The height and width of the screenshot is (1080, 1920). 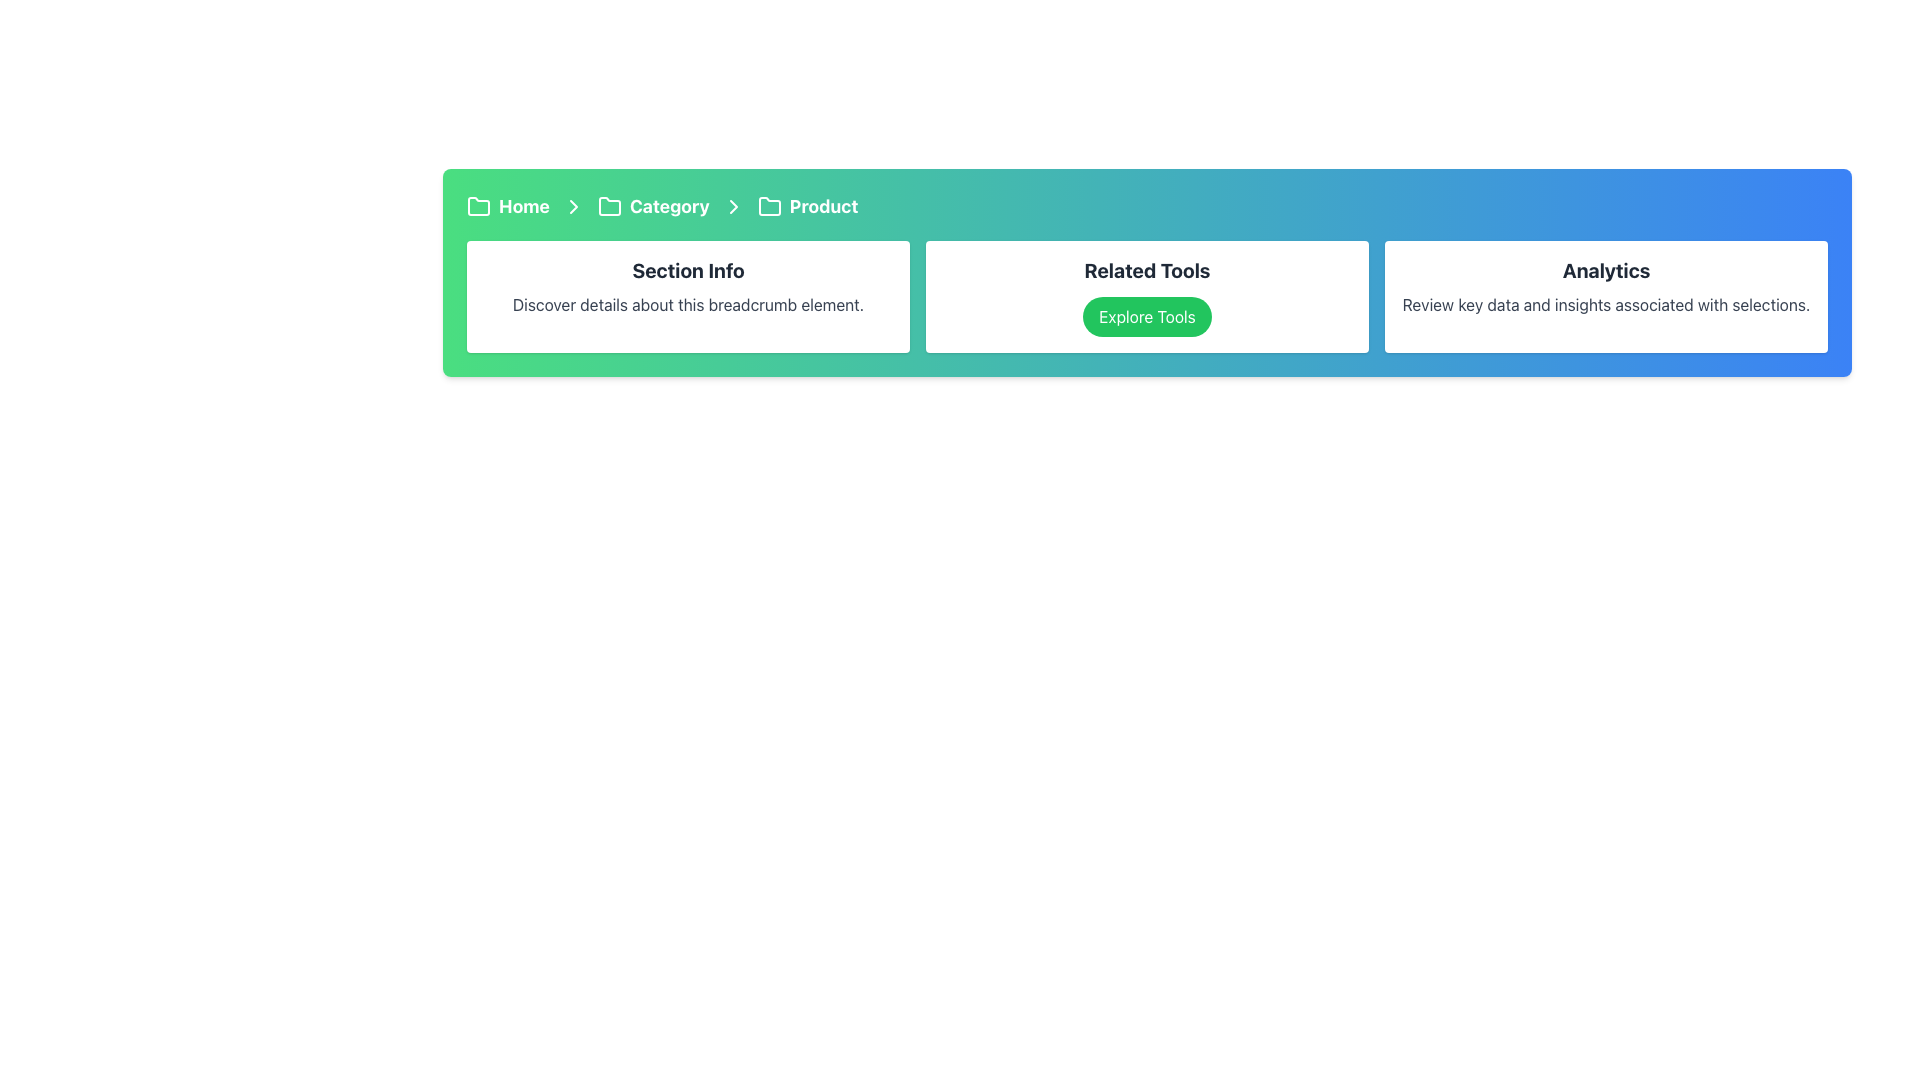 I want to click on the navigational breadcrumb link labeled 'Category', so click(x=653, y=207).